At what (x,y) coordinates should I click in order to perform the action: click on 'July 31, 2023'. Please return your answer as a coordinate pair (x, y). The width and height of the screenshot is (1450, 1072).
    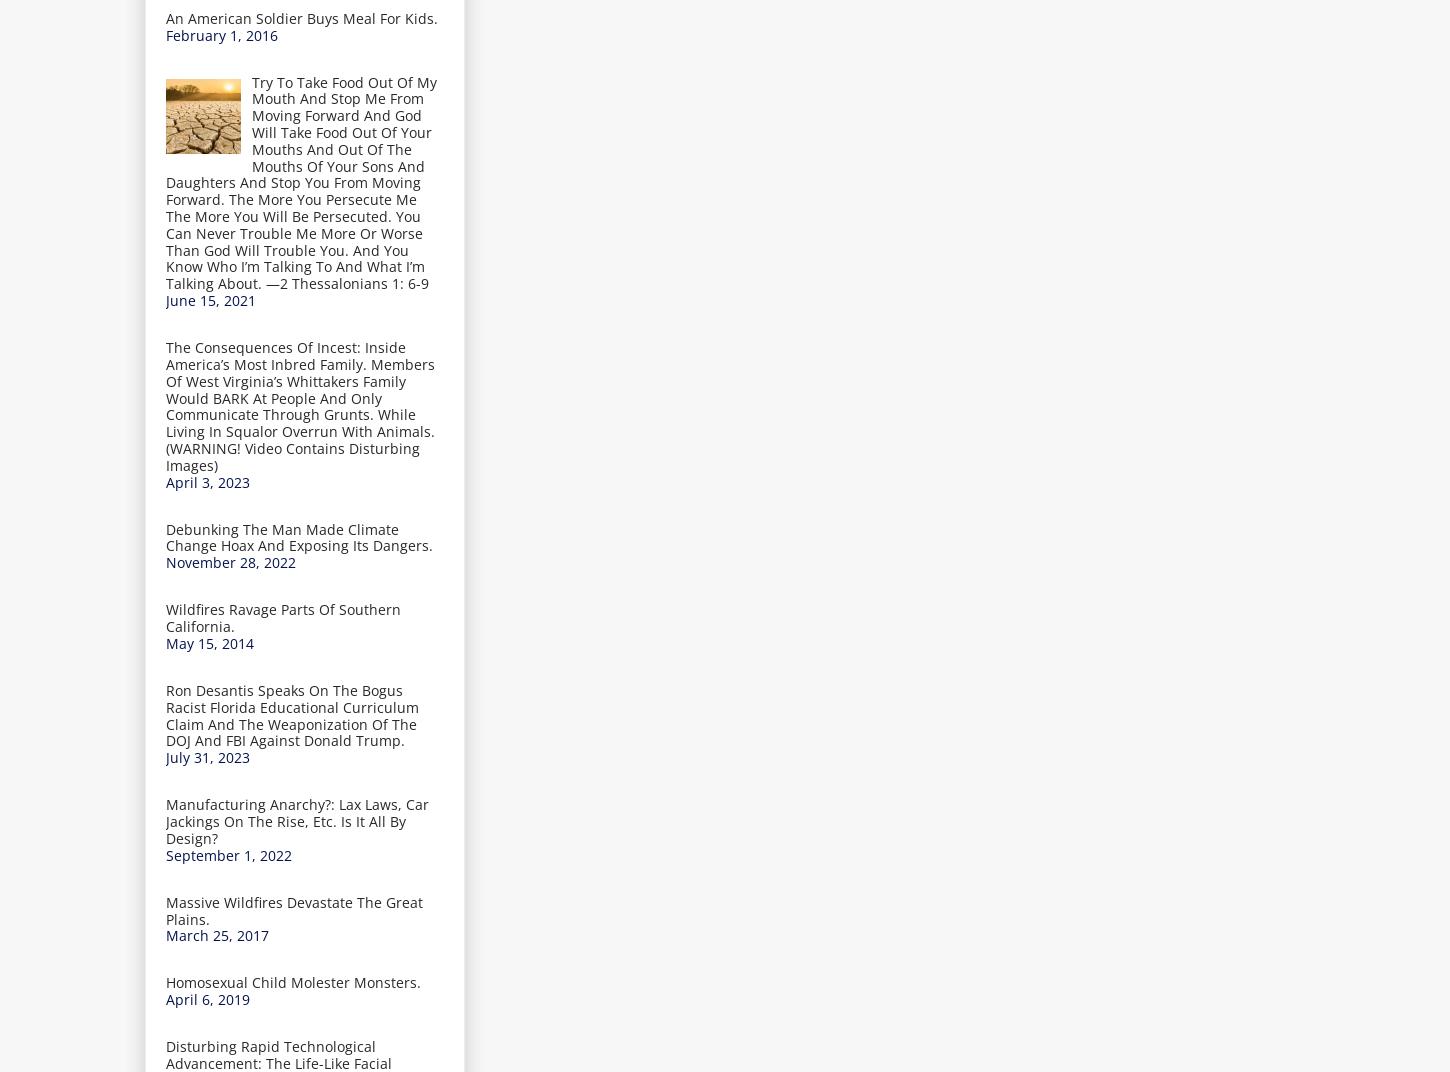
    Looking at the image, I should click on (165, 757).